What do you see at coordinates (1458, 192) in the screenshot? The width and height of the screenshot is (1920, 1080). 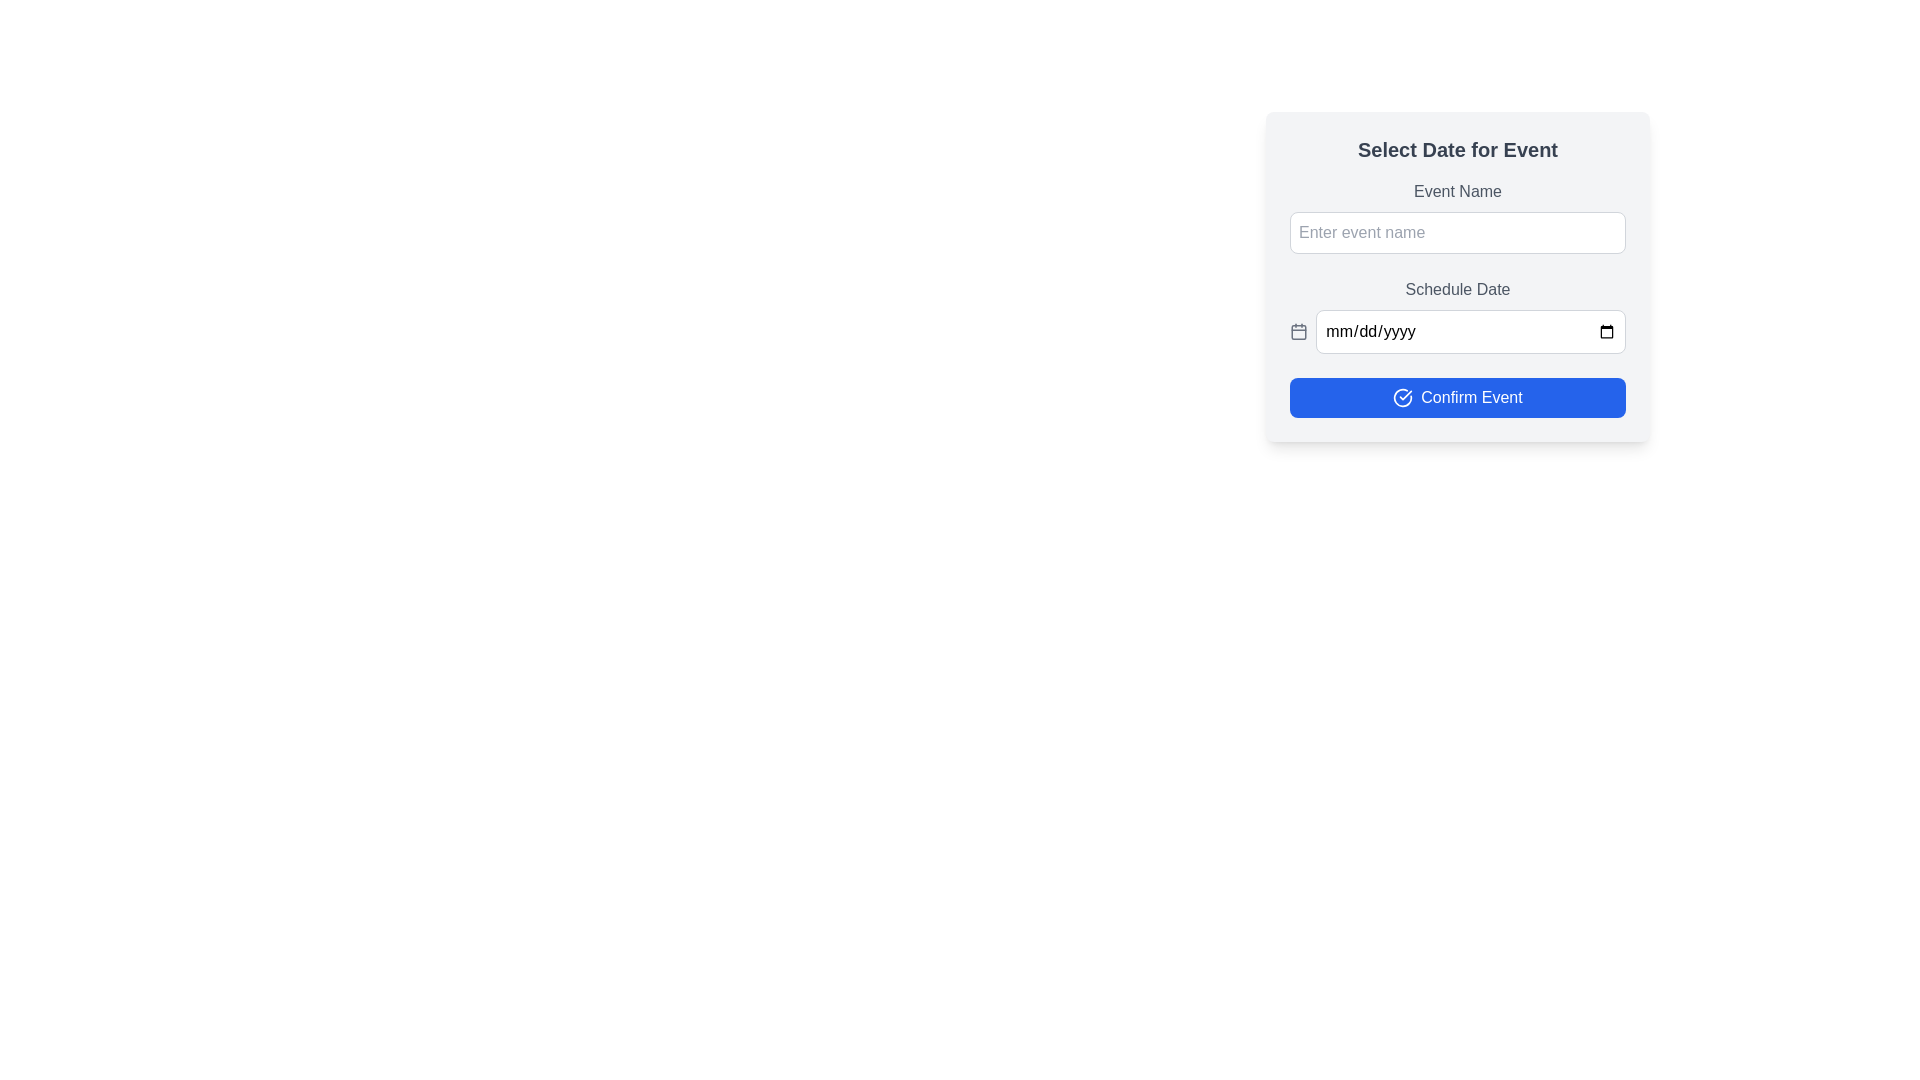 I see `the label indicating the purpose of the adjacent input field for the event name in the 'Select Date for Event' form` at bounding box center [1458, 192].